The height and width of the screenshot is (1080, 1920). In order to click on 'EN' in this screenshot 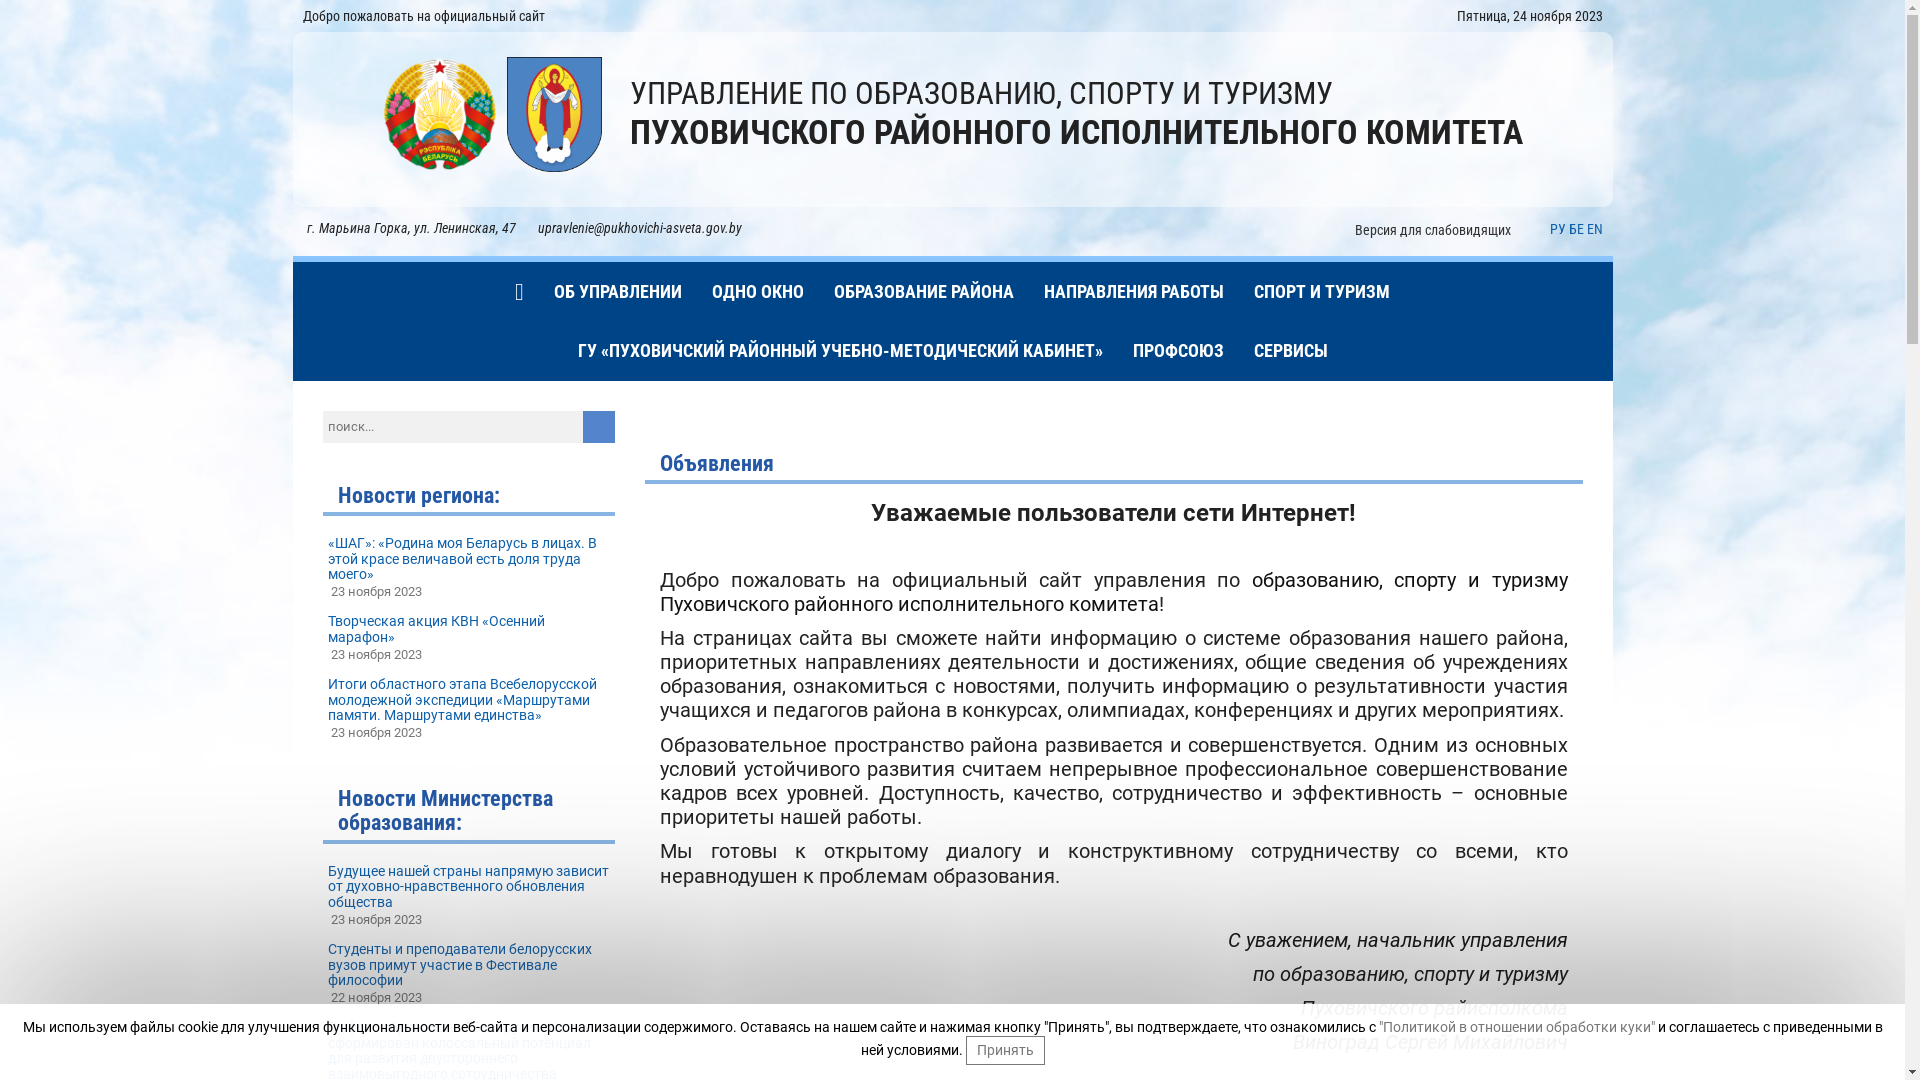, I will do `click(1592, 227)`.